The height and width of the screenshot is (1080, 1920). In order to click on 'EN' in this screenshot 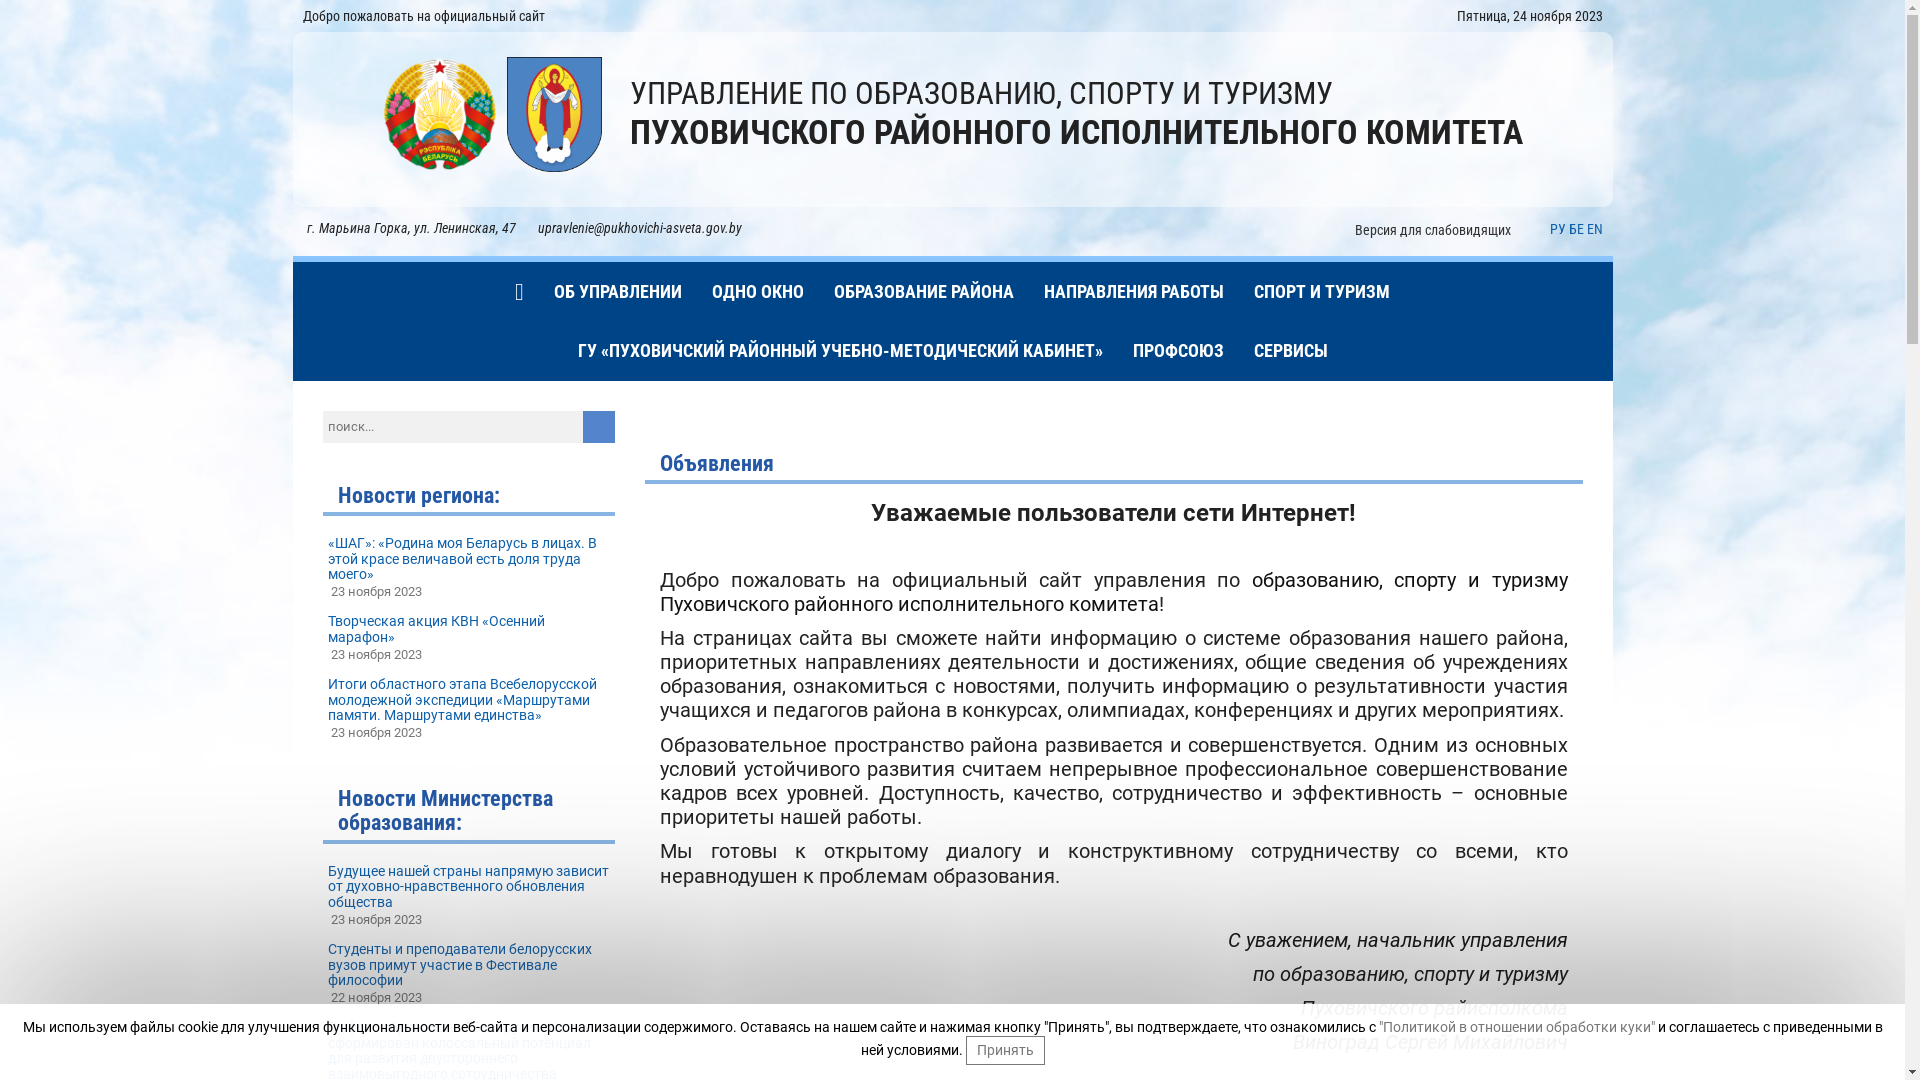, I will do `click(1592, 227)`.